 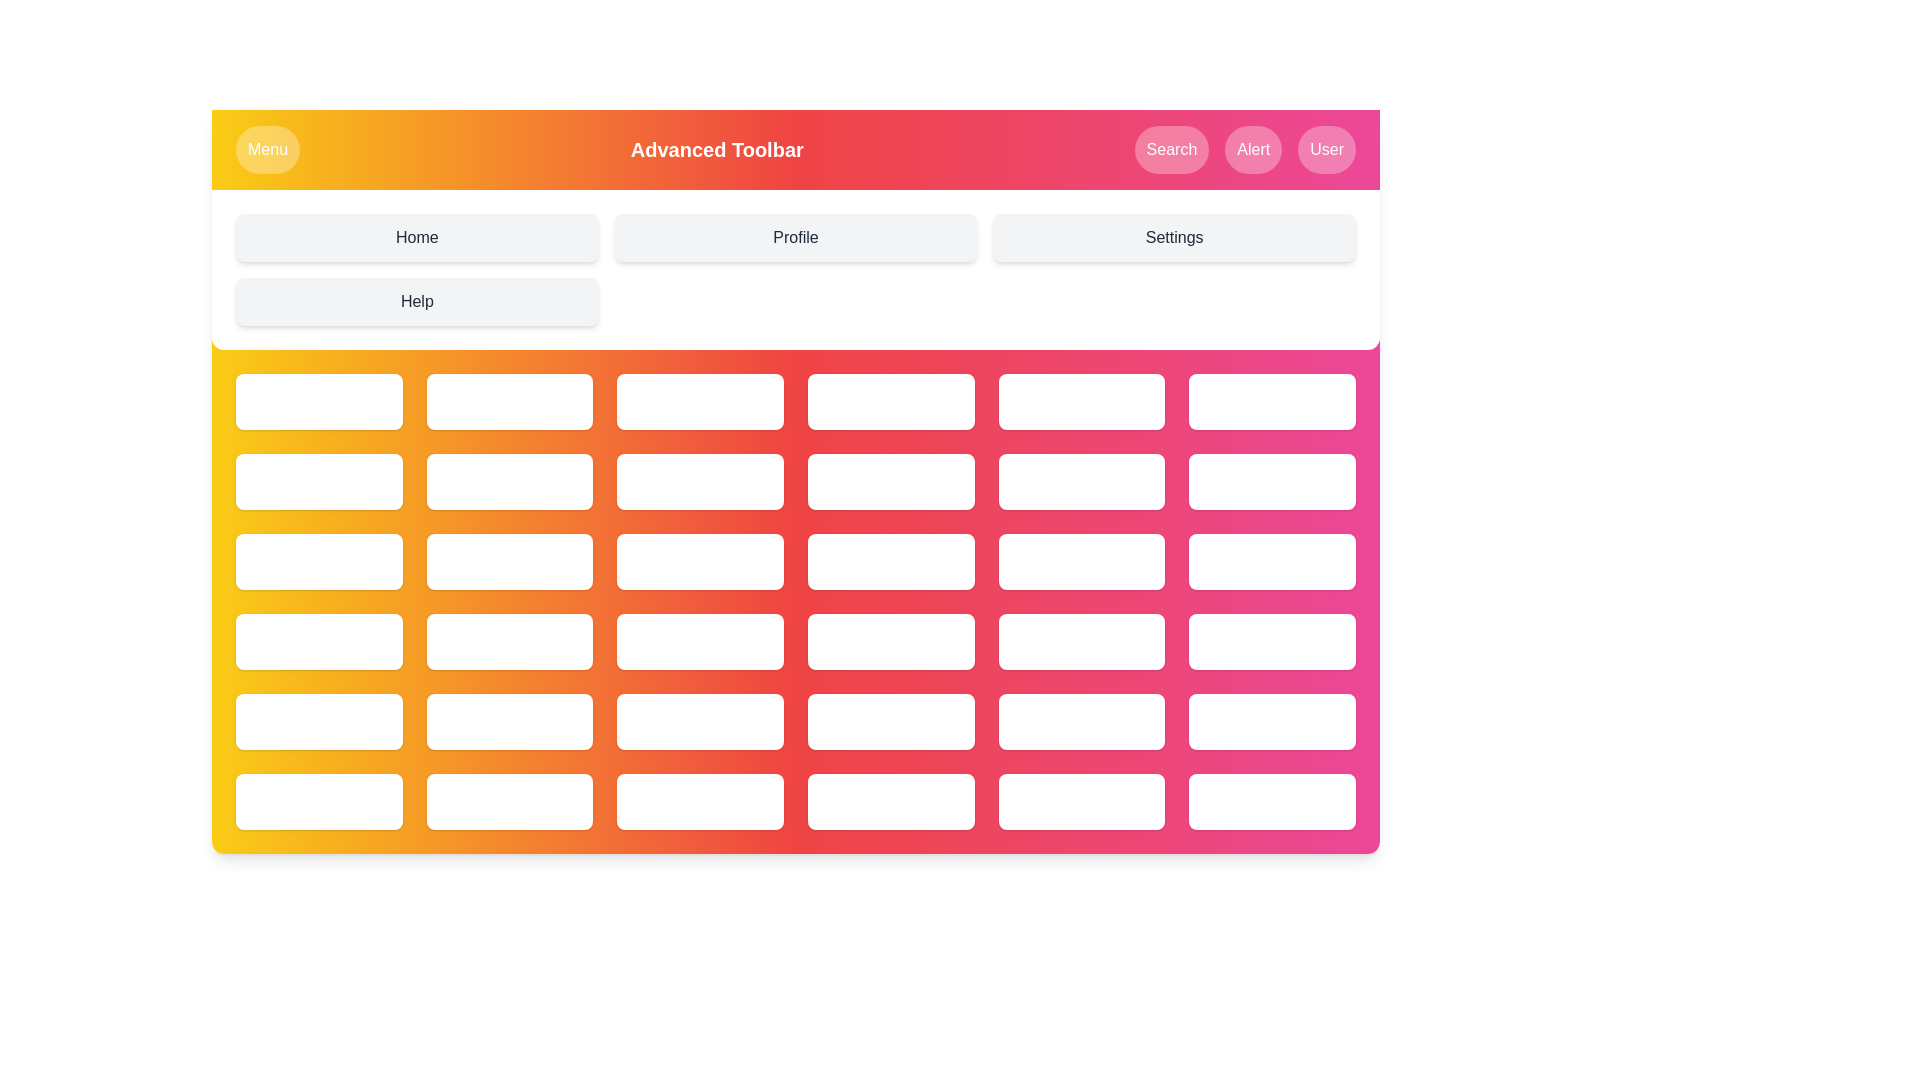 I want to click on the User button in the navigation bar, so click(x=1327, y=149).